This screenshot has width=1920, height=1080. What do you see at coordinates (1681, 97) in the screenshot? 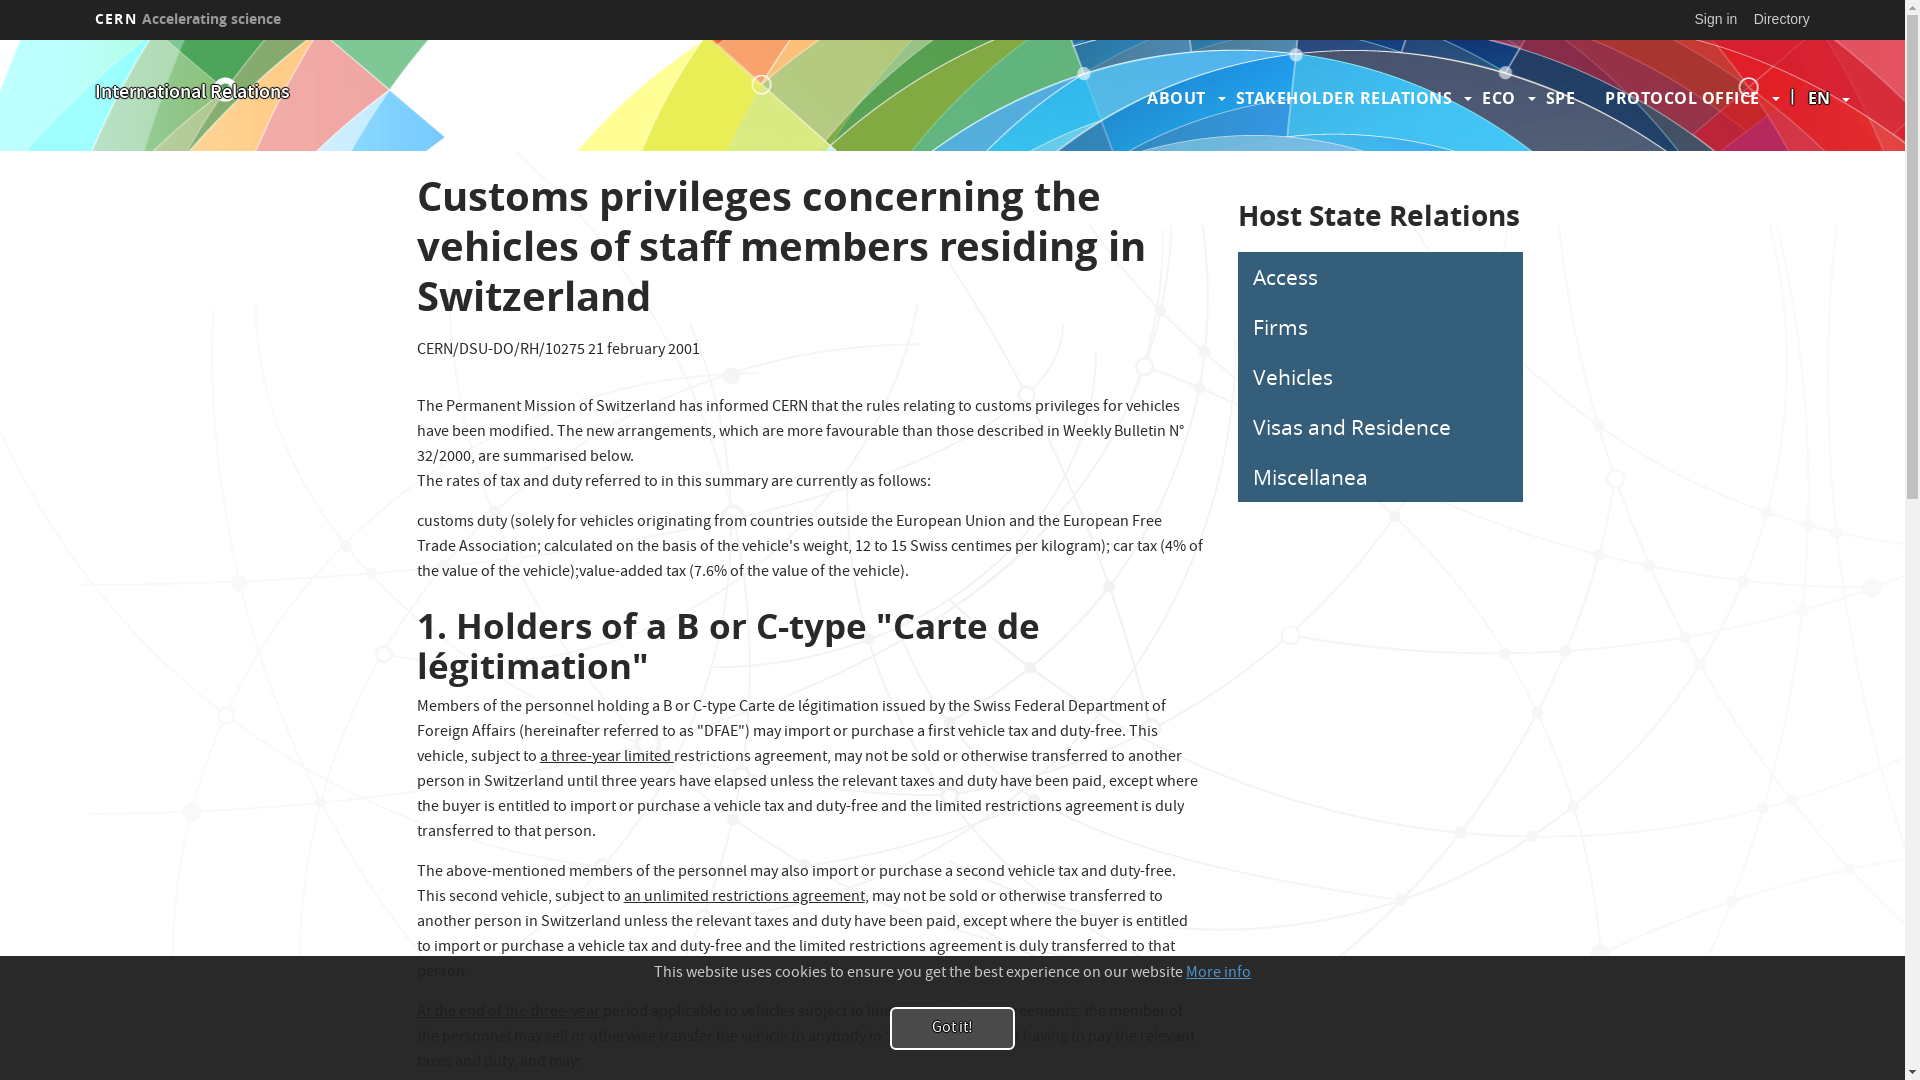
I see `'PROTOCOL OFFICE'` at bounding box center [1681, 97].